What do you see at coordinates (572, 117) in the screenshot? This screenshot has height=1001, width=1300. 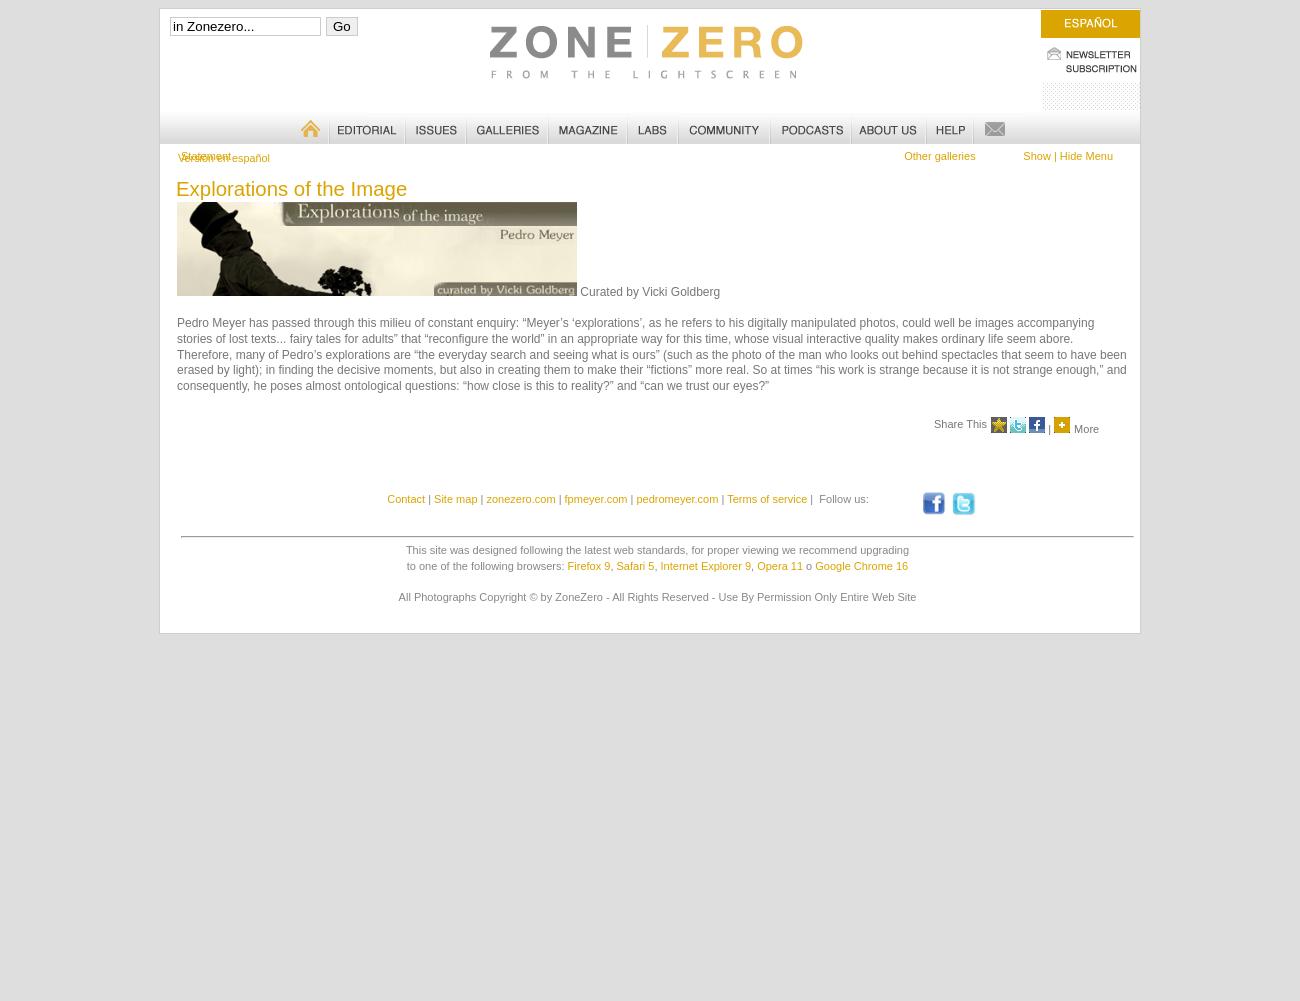 I see `'Magazine'` at bounding box center [572, 117].